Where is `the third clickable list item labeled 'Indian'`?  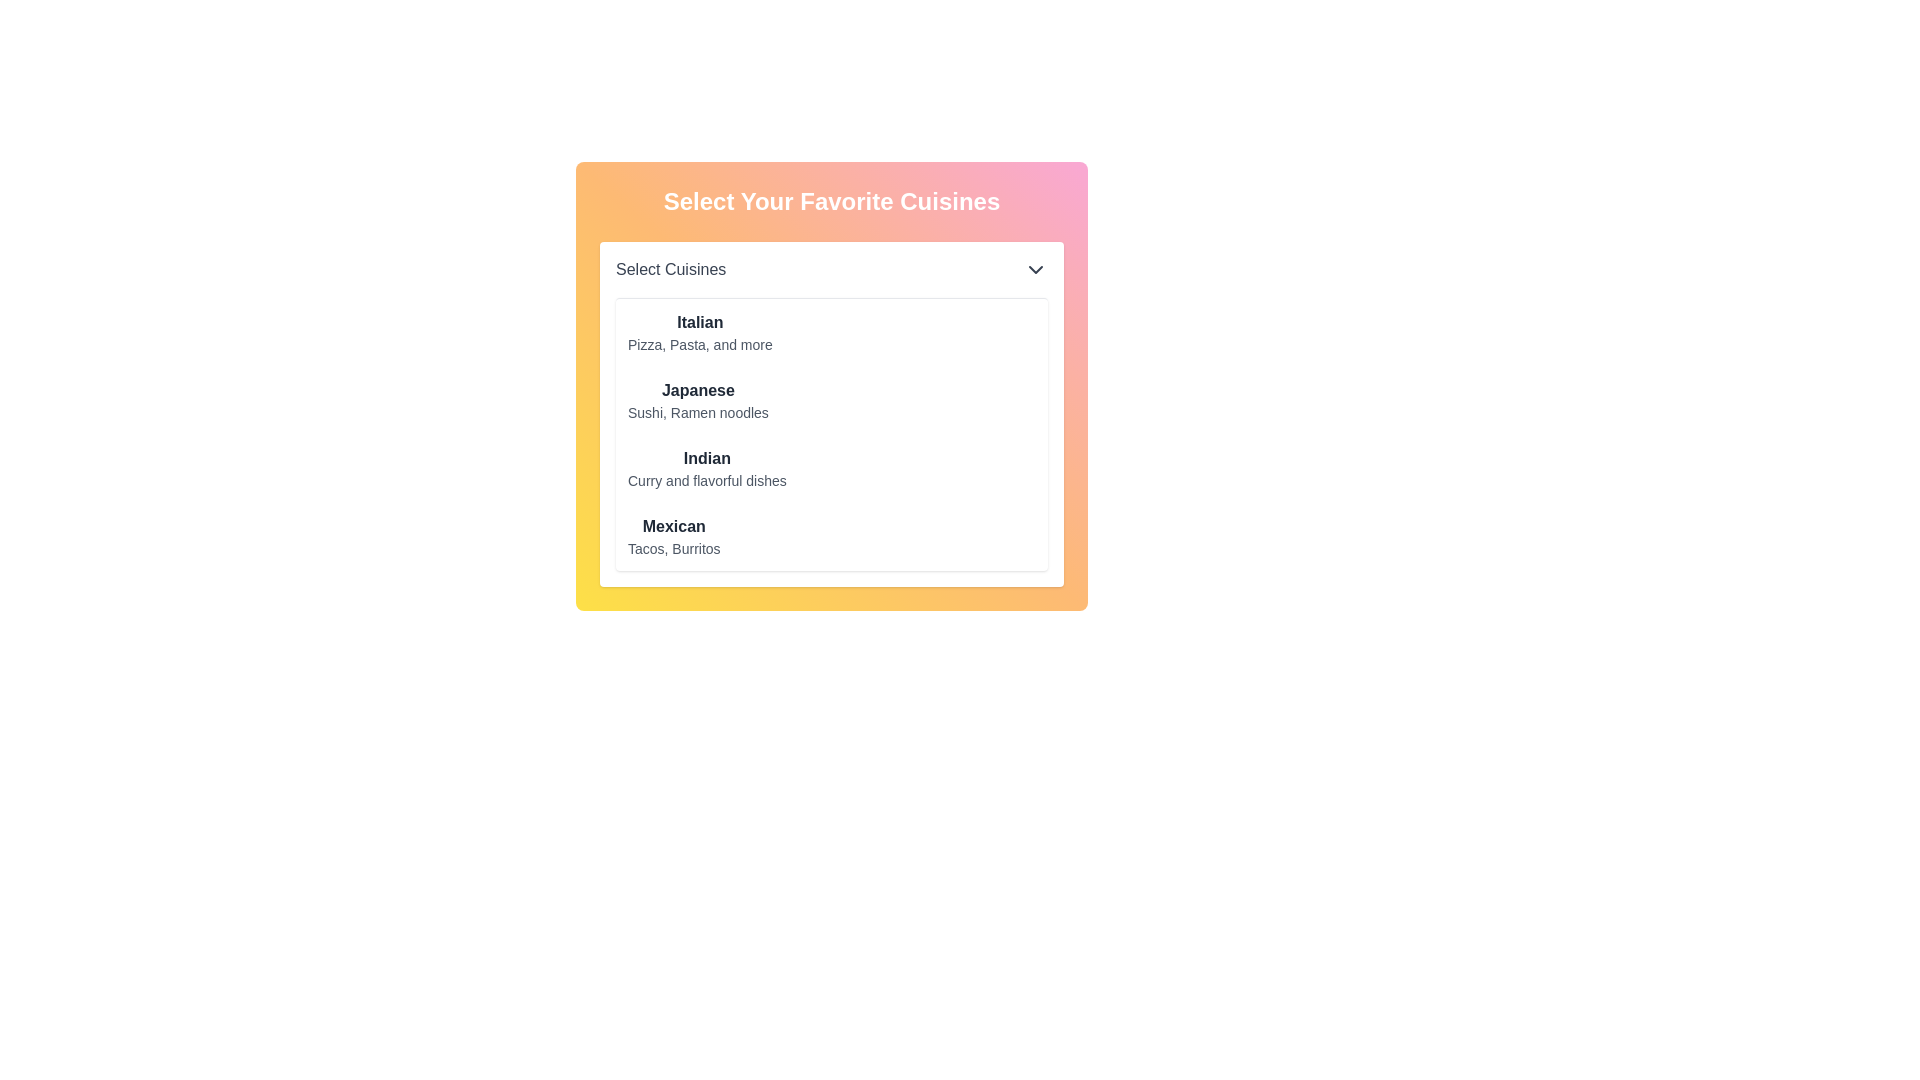 the third clickable list item labeled 'Indian' is located at coordinates (707, 469).